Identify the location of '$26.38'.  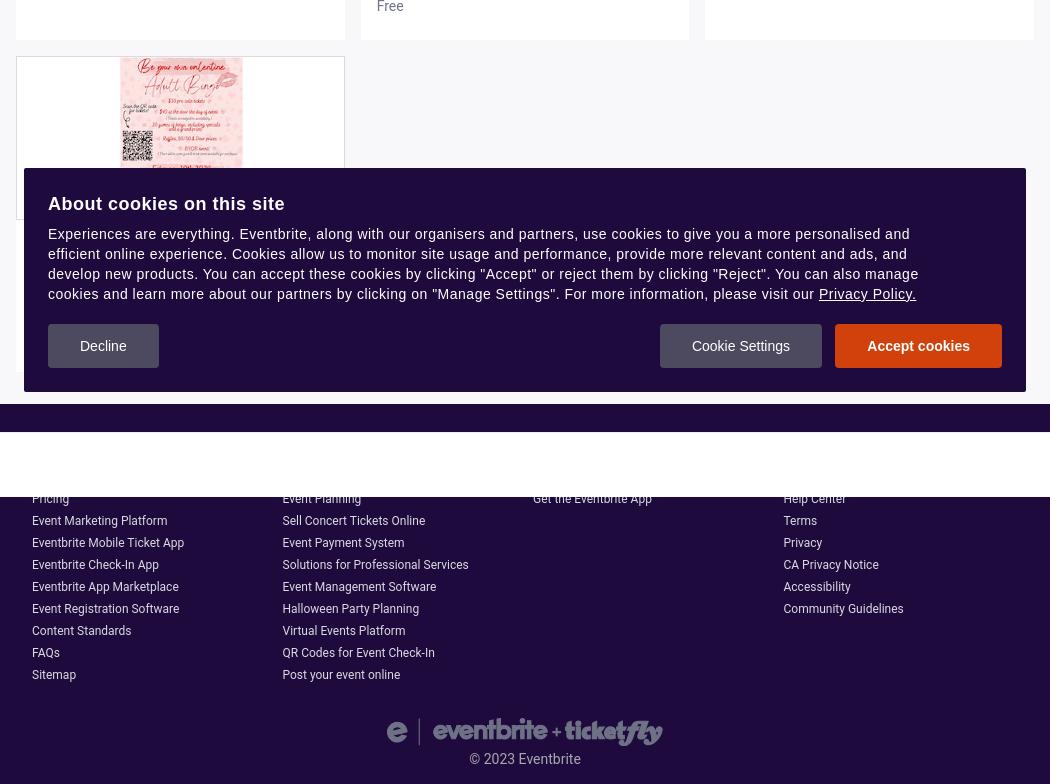
(32, 337).